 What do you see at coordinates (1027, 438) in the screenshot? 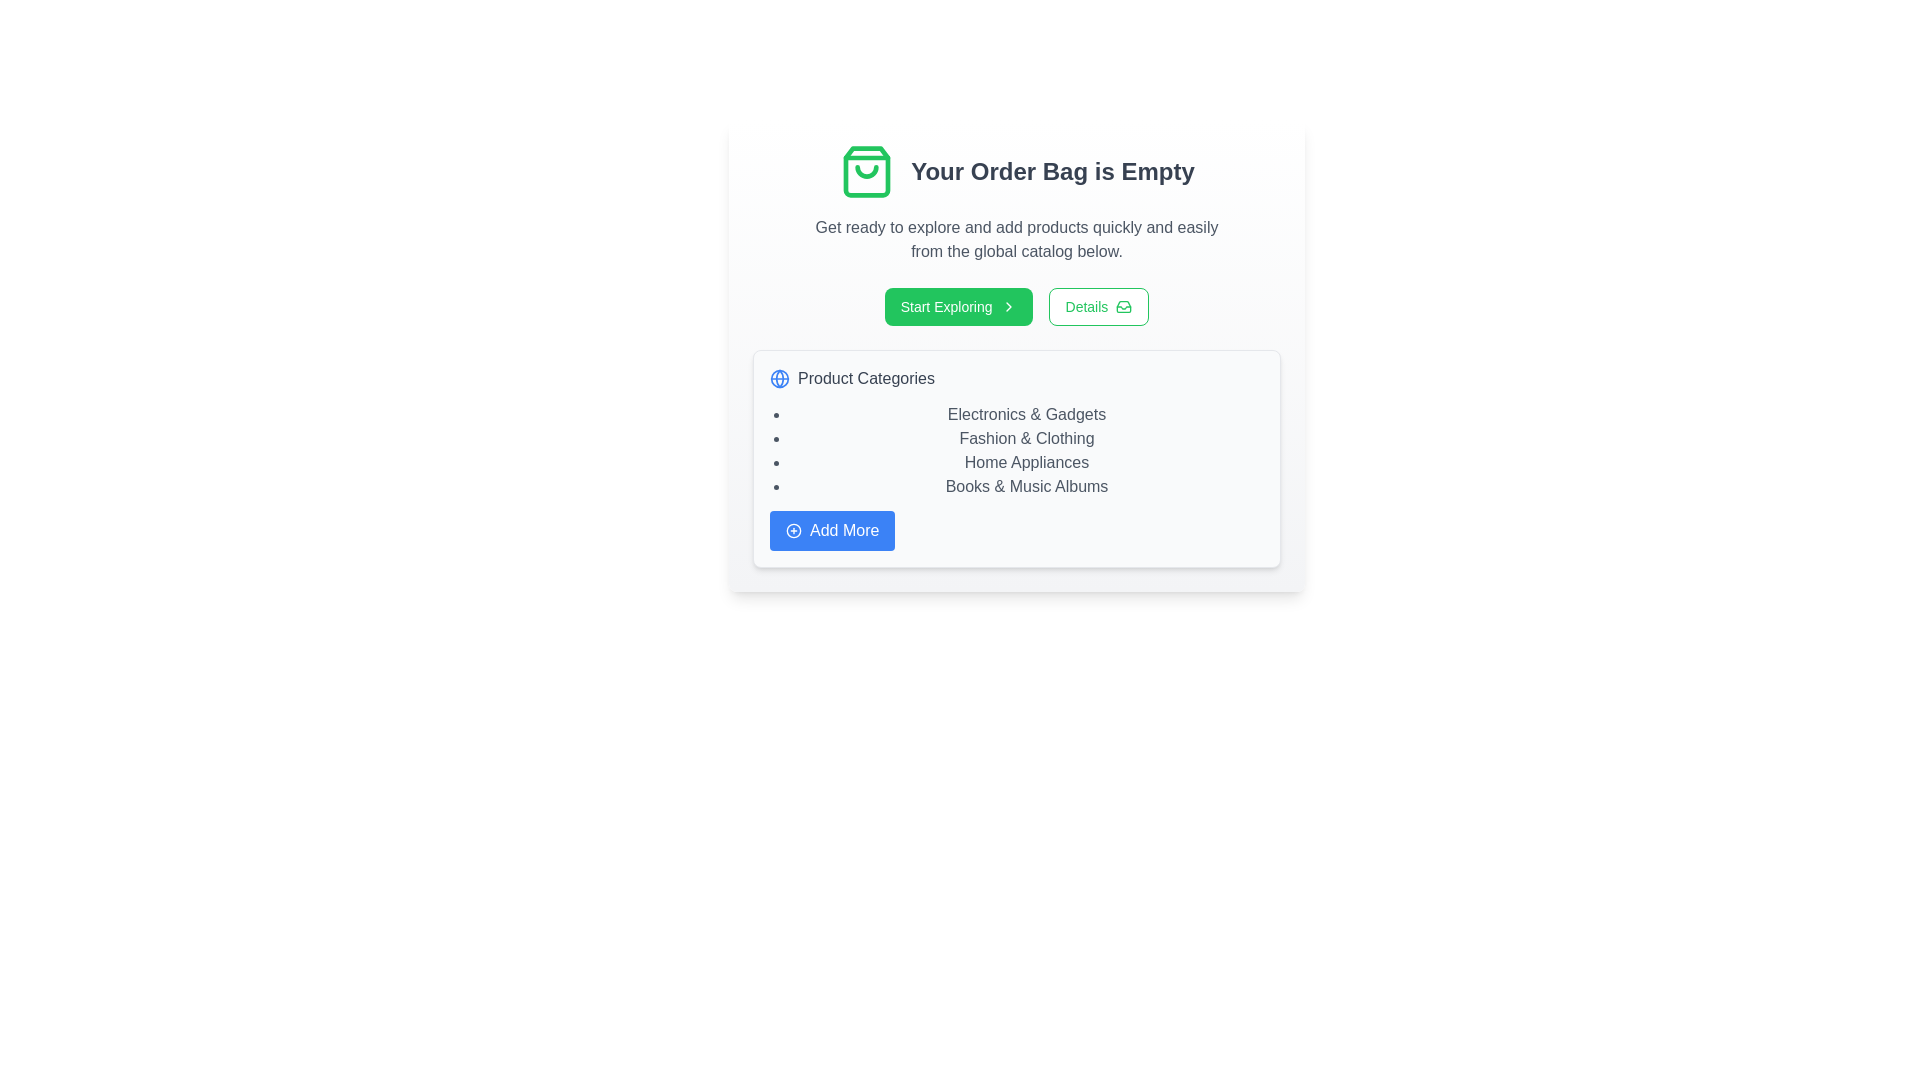
I see `the 'Fashion & Clothing' text label` at bounding box center [1027, 438].